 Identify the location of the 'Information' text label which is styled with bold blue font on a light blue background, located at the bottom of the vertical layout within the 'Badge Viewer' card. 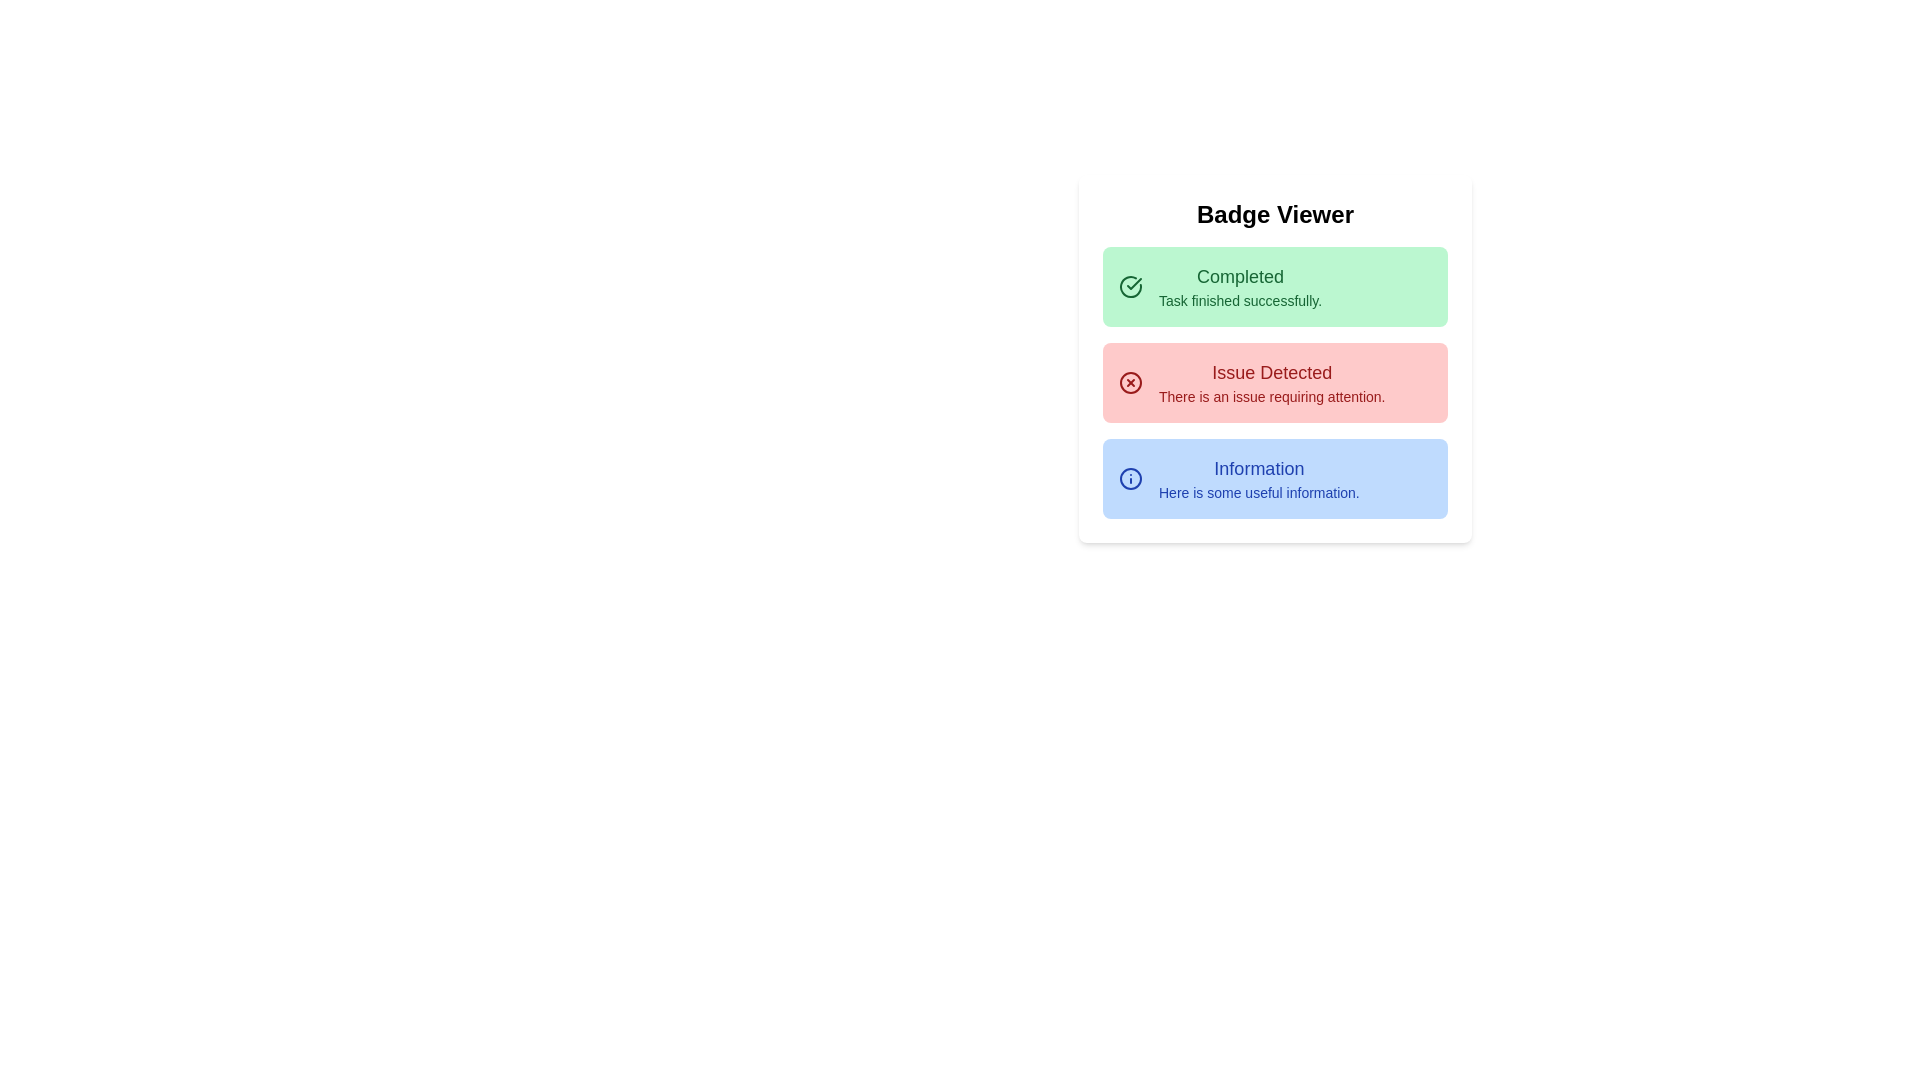
(1258, 478).